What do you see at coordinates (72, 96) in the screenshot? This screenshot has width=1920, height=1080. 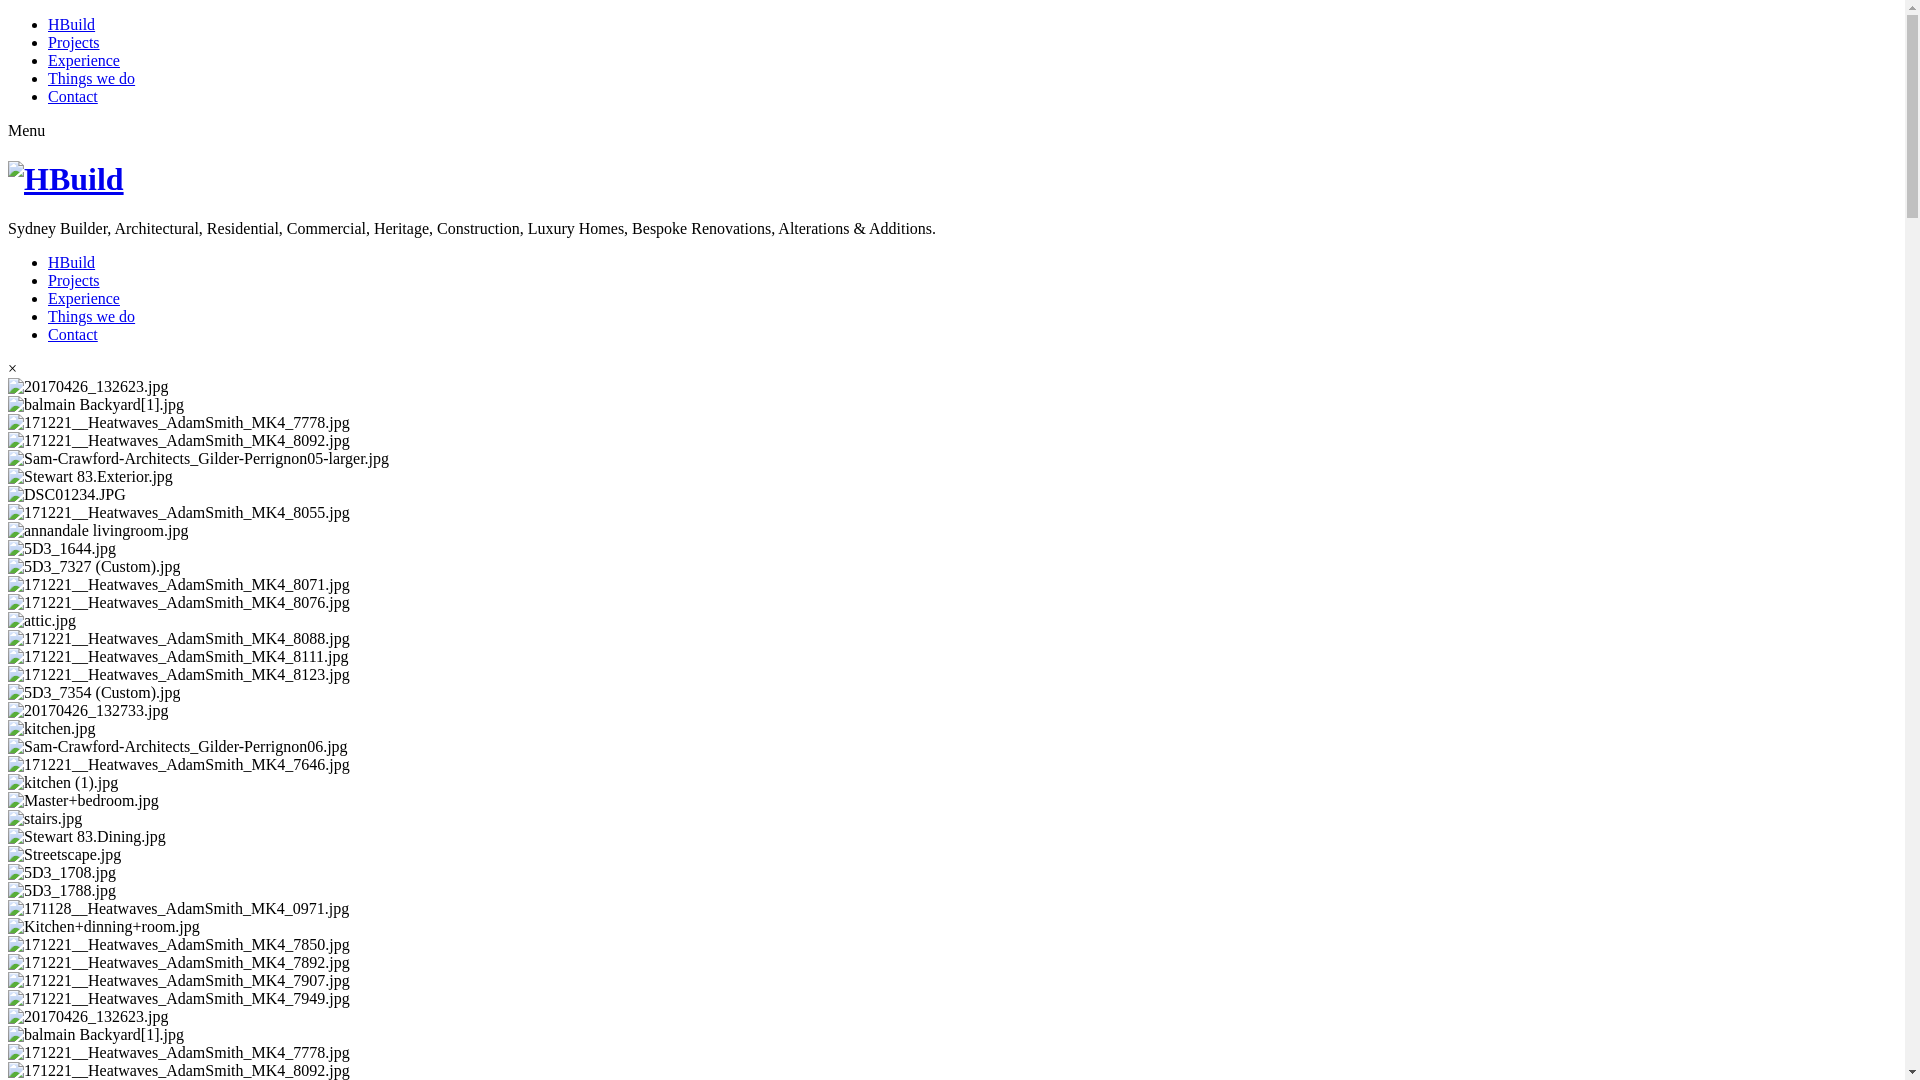 I see `'Contact'` at bounding box center [72, 96].